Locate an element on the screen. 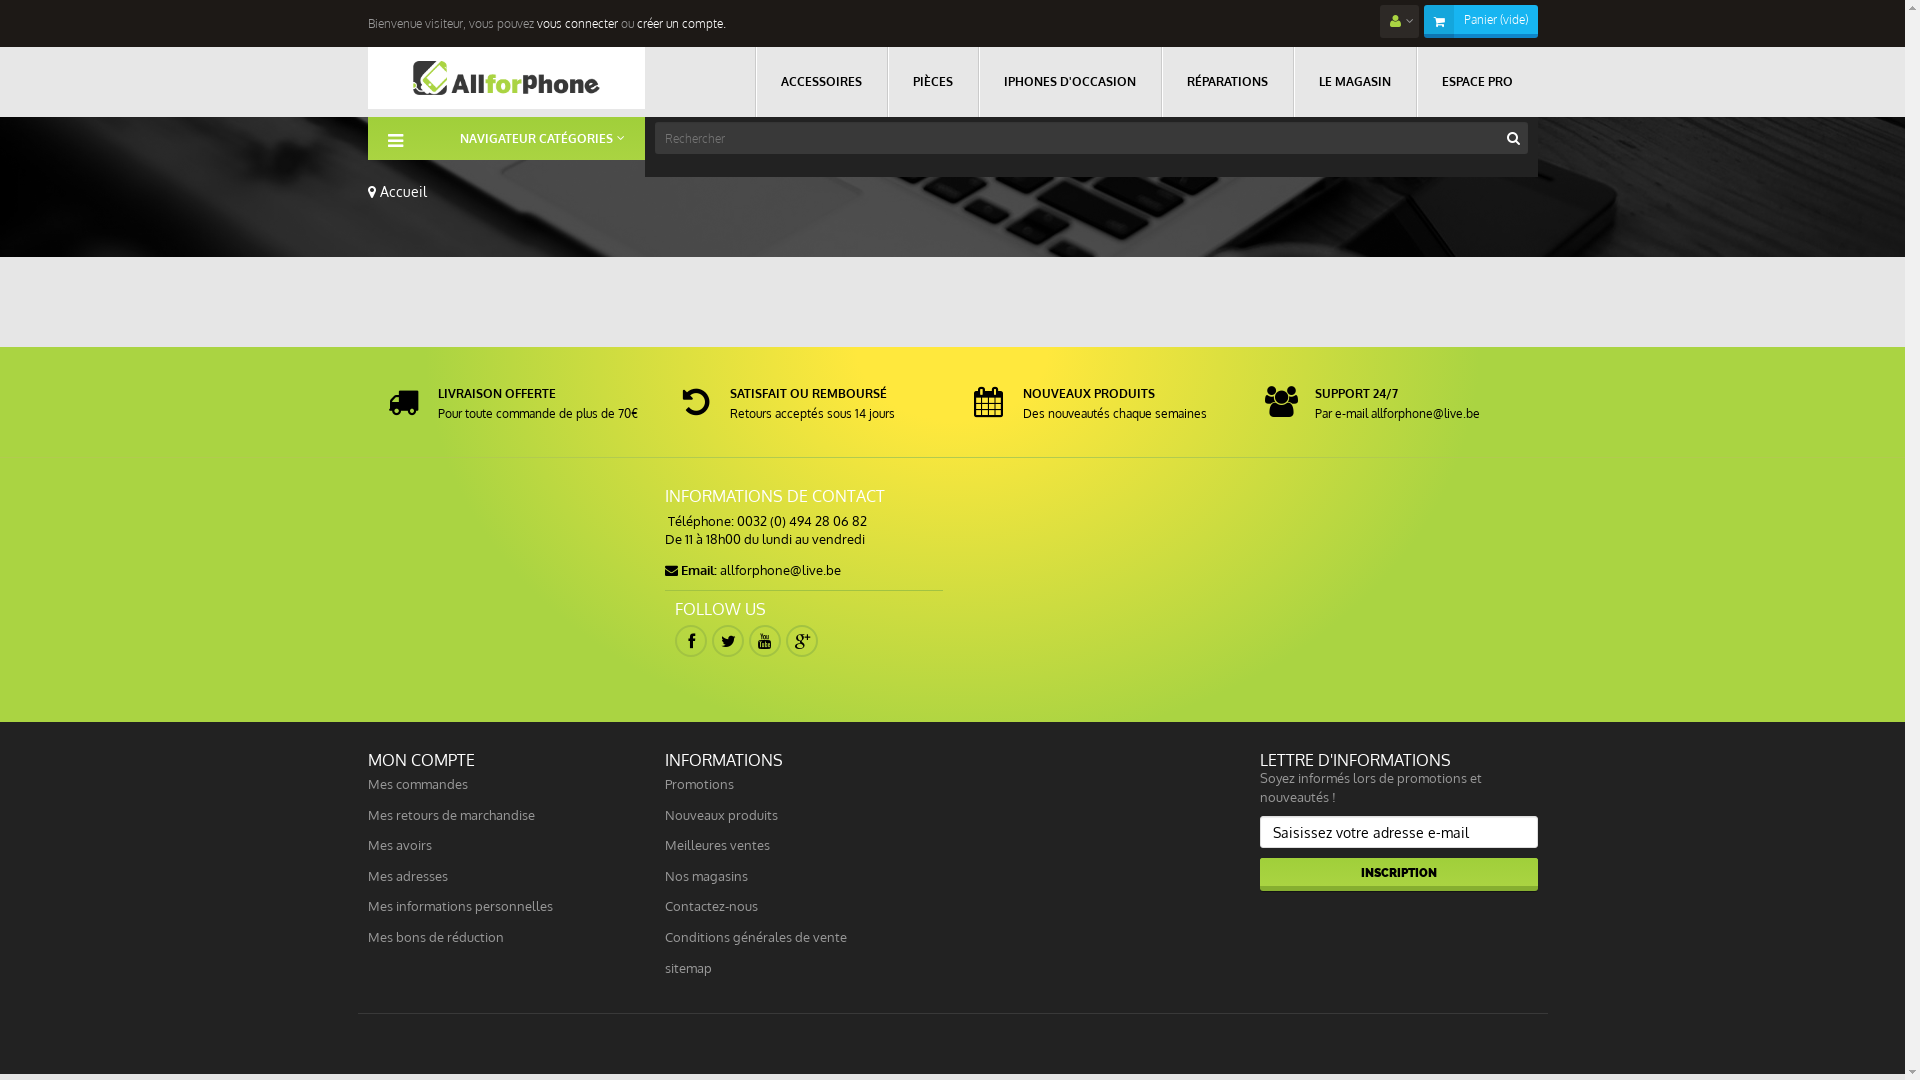  'Mes adresses' is located at coordinates (368, 874).